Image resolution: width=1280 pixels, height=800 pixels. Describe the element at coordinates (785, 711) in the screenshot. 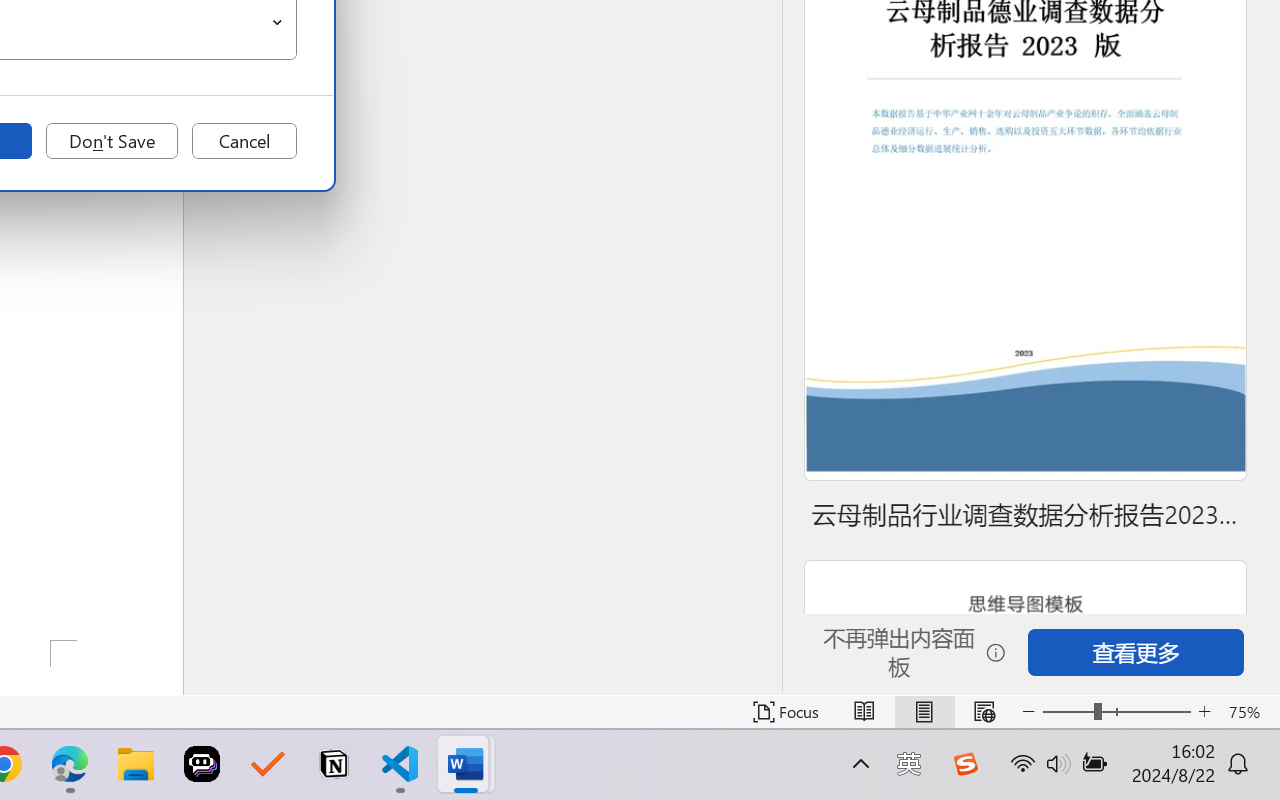

I see `'Focus '` at that location.